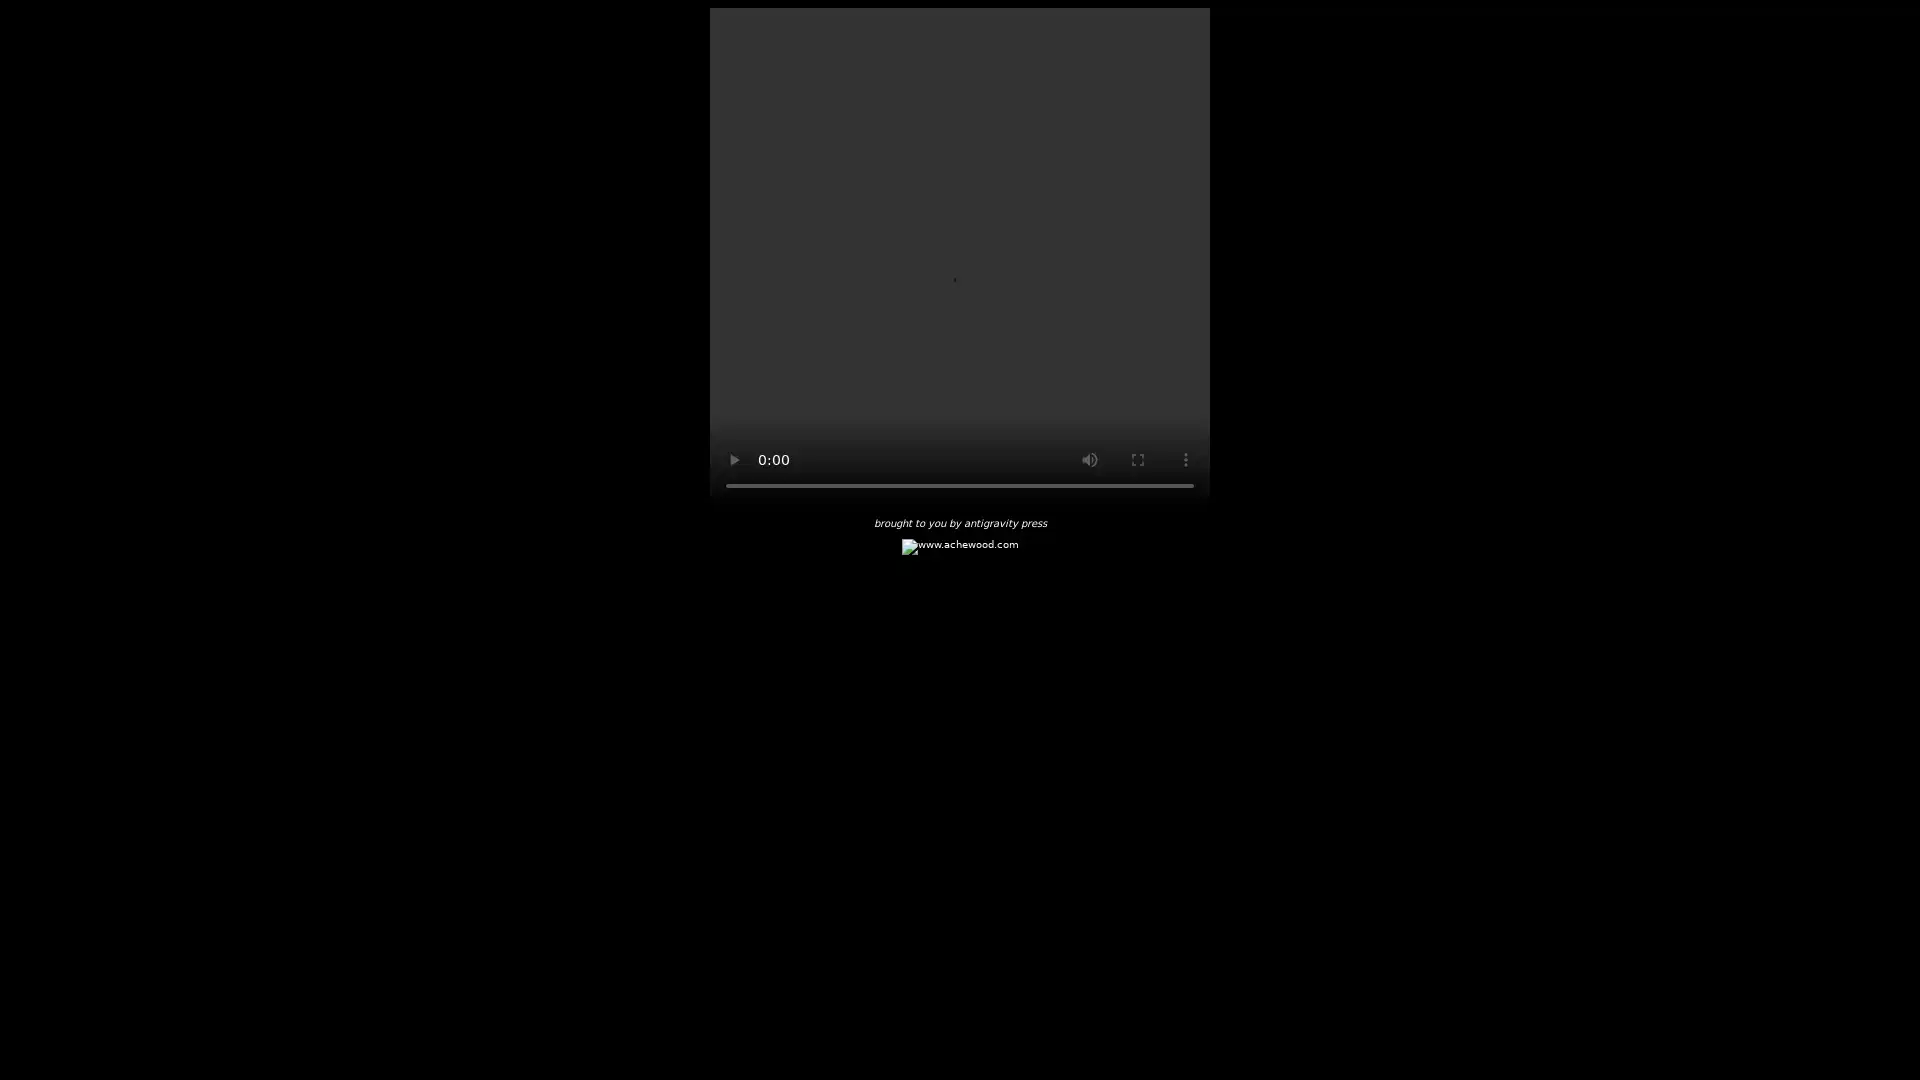 The width and height of the screenshot is (1920, 1080). Describe the element at coordinates (1088, 459) in the screenshot. I see `mute` at that location.